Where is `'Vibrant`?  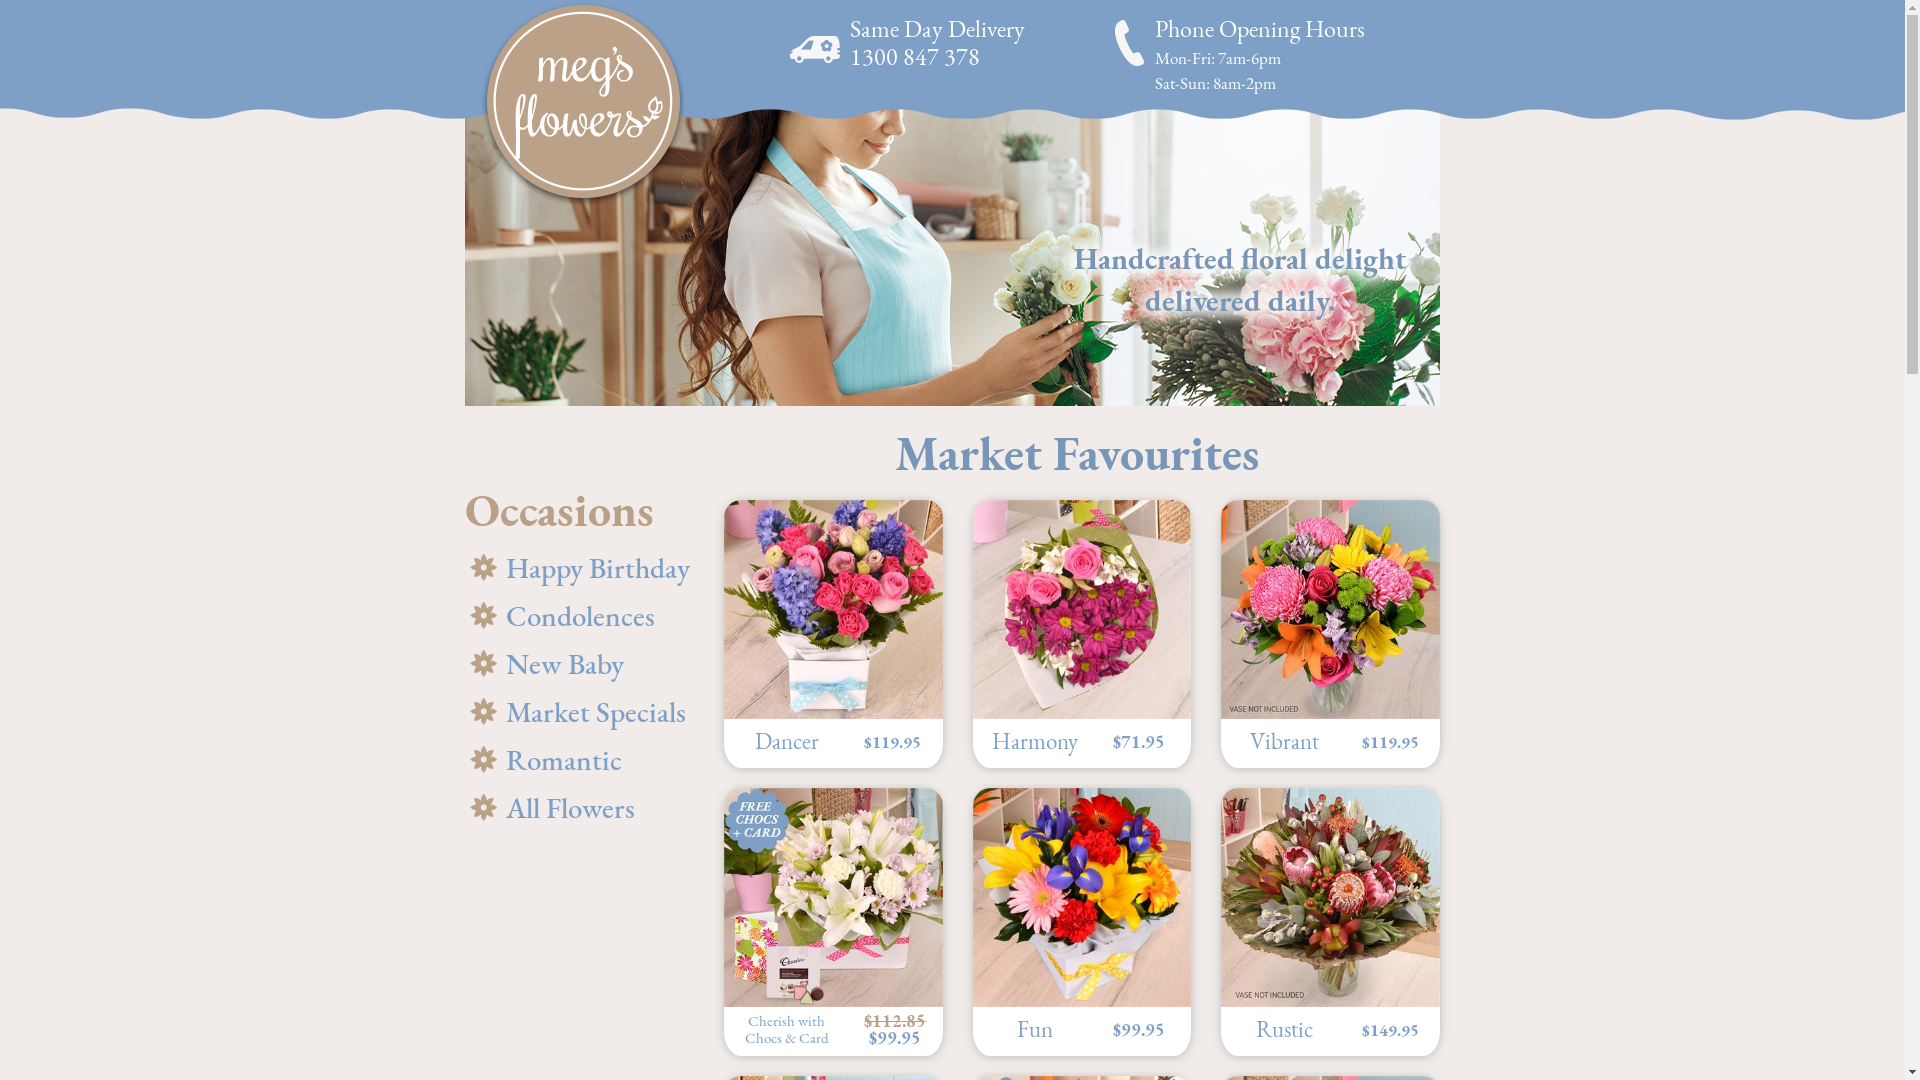 'Vibrant is located at coordinates (1219, 633).